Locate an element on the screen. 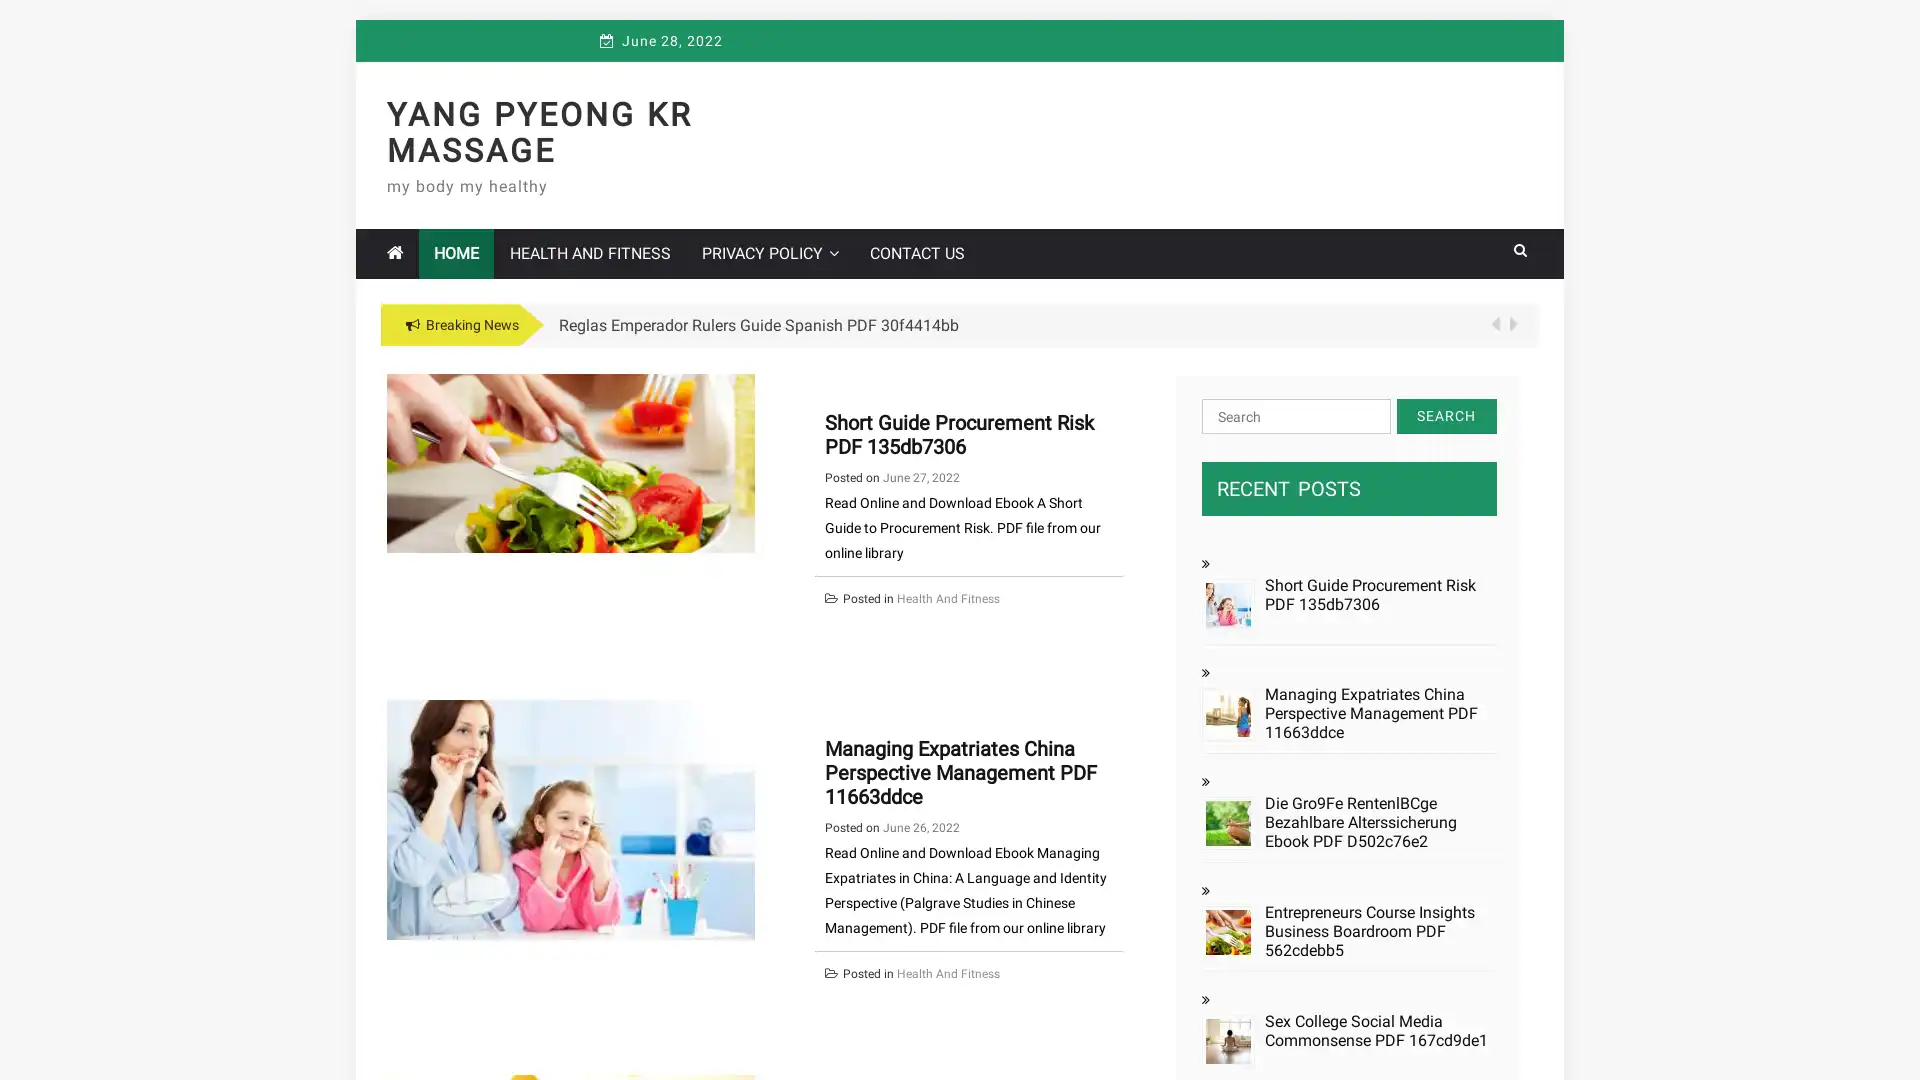 The image size is (1920, 1080). Search is located at coordinates (1445, 415).